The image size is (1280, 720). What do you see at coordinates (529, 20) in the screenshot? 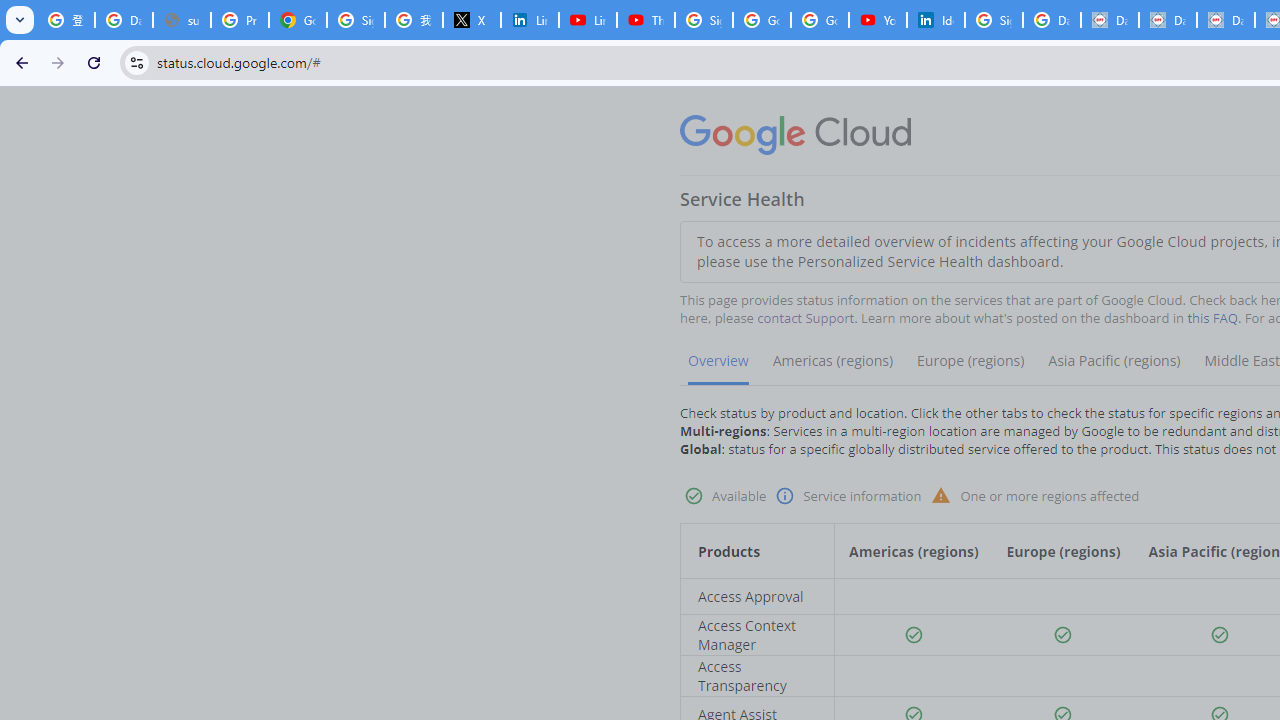
I see `'LinkedIn Privacy Policy'` at bounding box center [529, 20].